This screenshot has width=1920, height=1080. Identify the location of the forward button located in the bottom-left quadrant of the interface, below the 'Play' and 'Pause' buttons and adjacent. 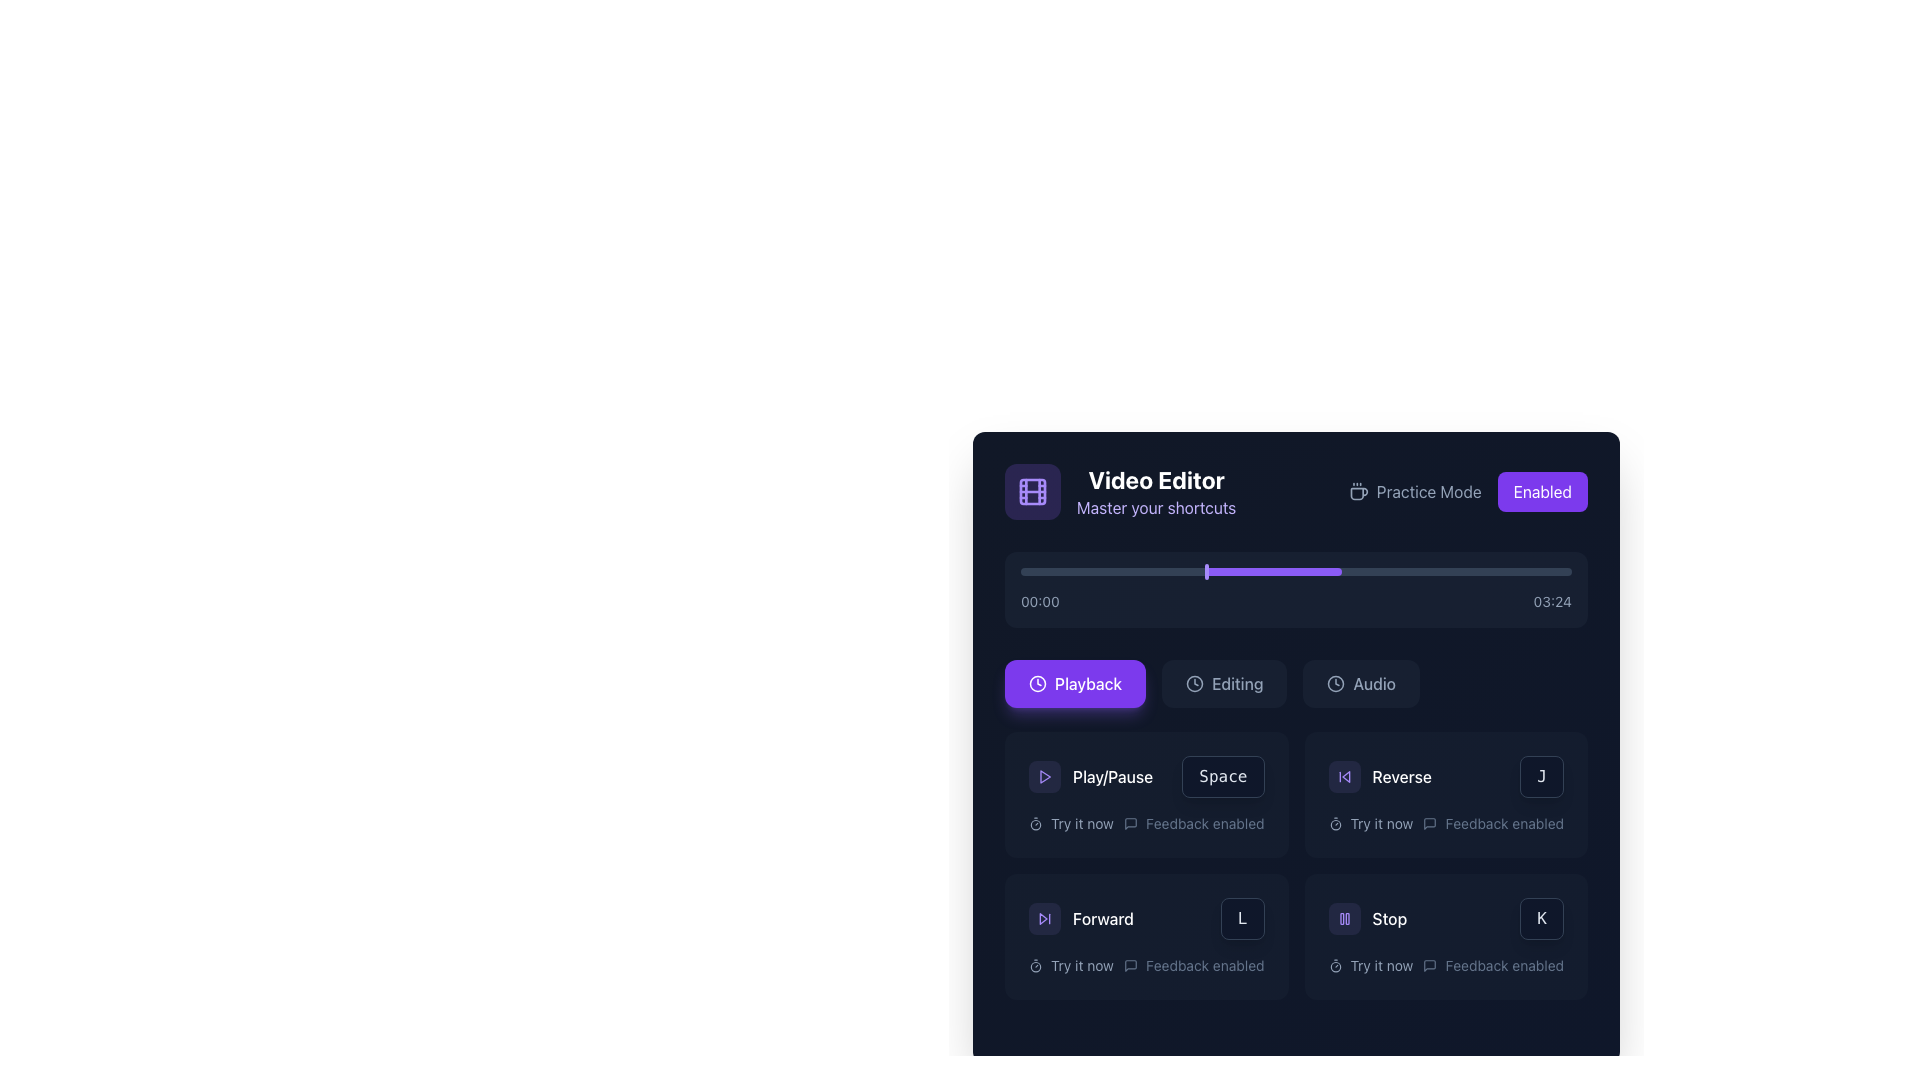
(1080, 918).